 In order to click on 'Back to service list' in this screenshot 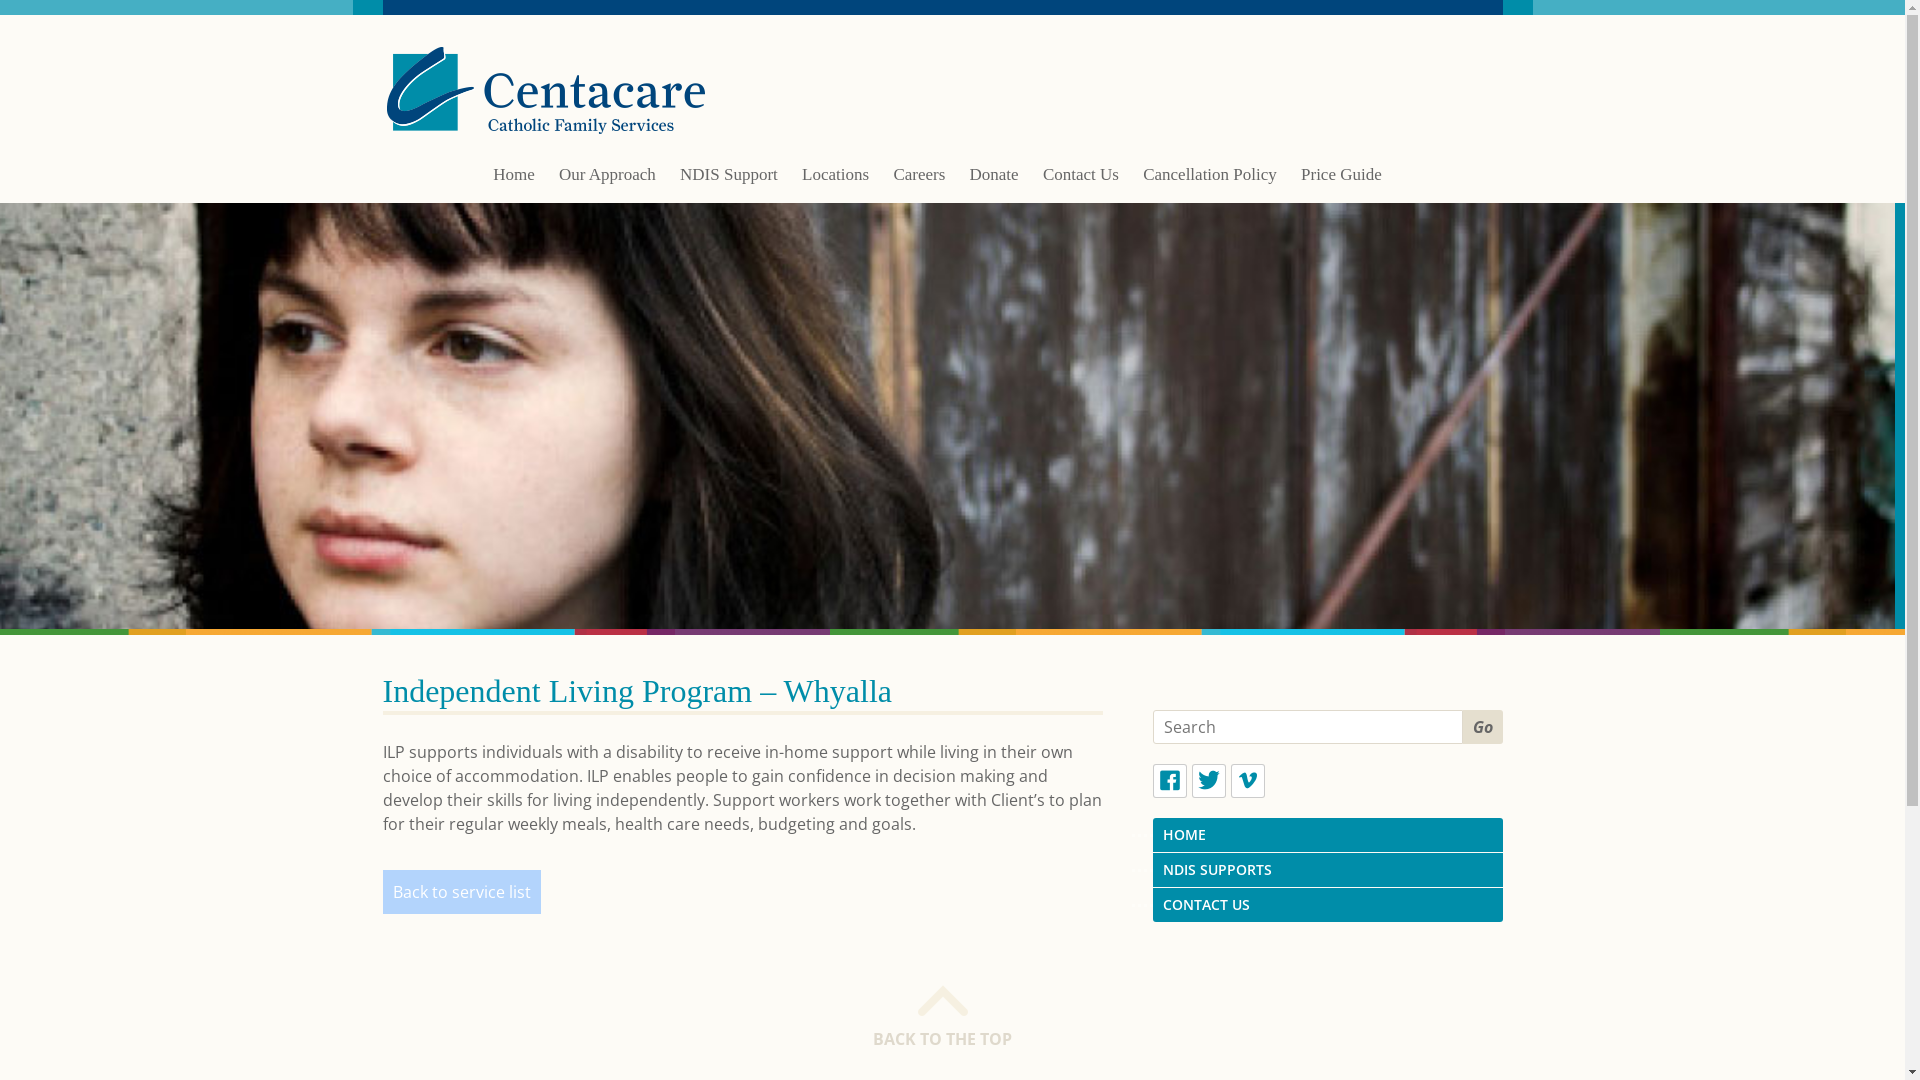, I will do `click(459, 890)`.